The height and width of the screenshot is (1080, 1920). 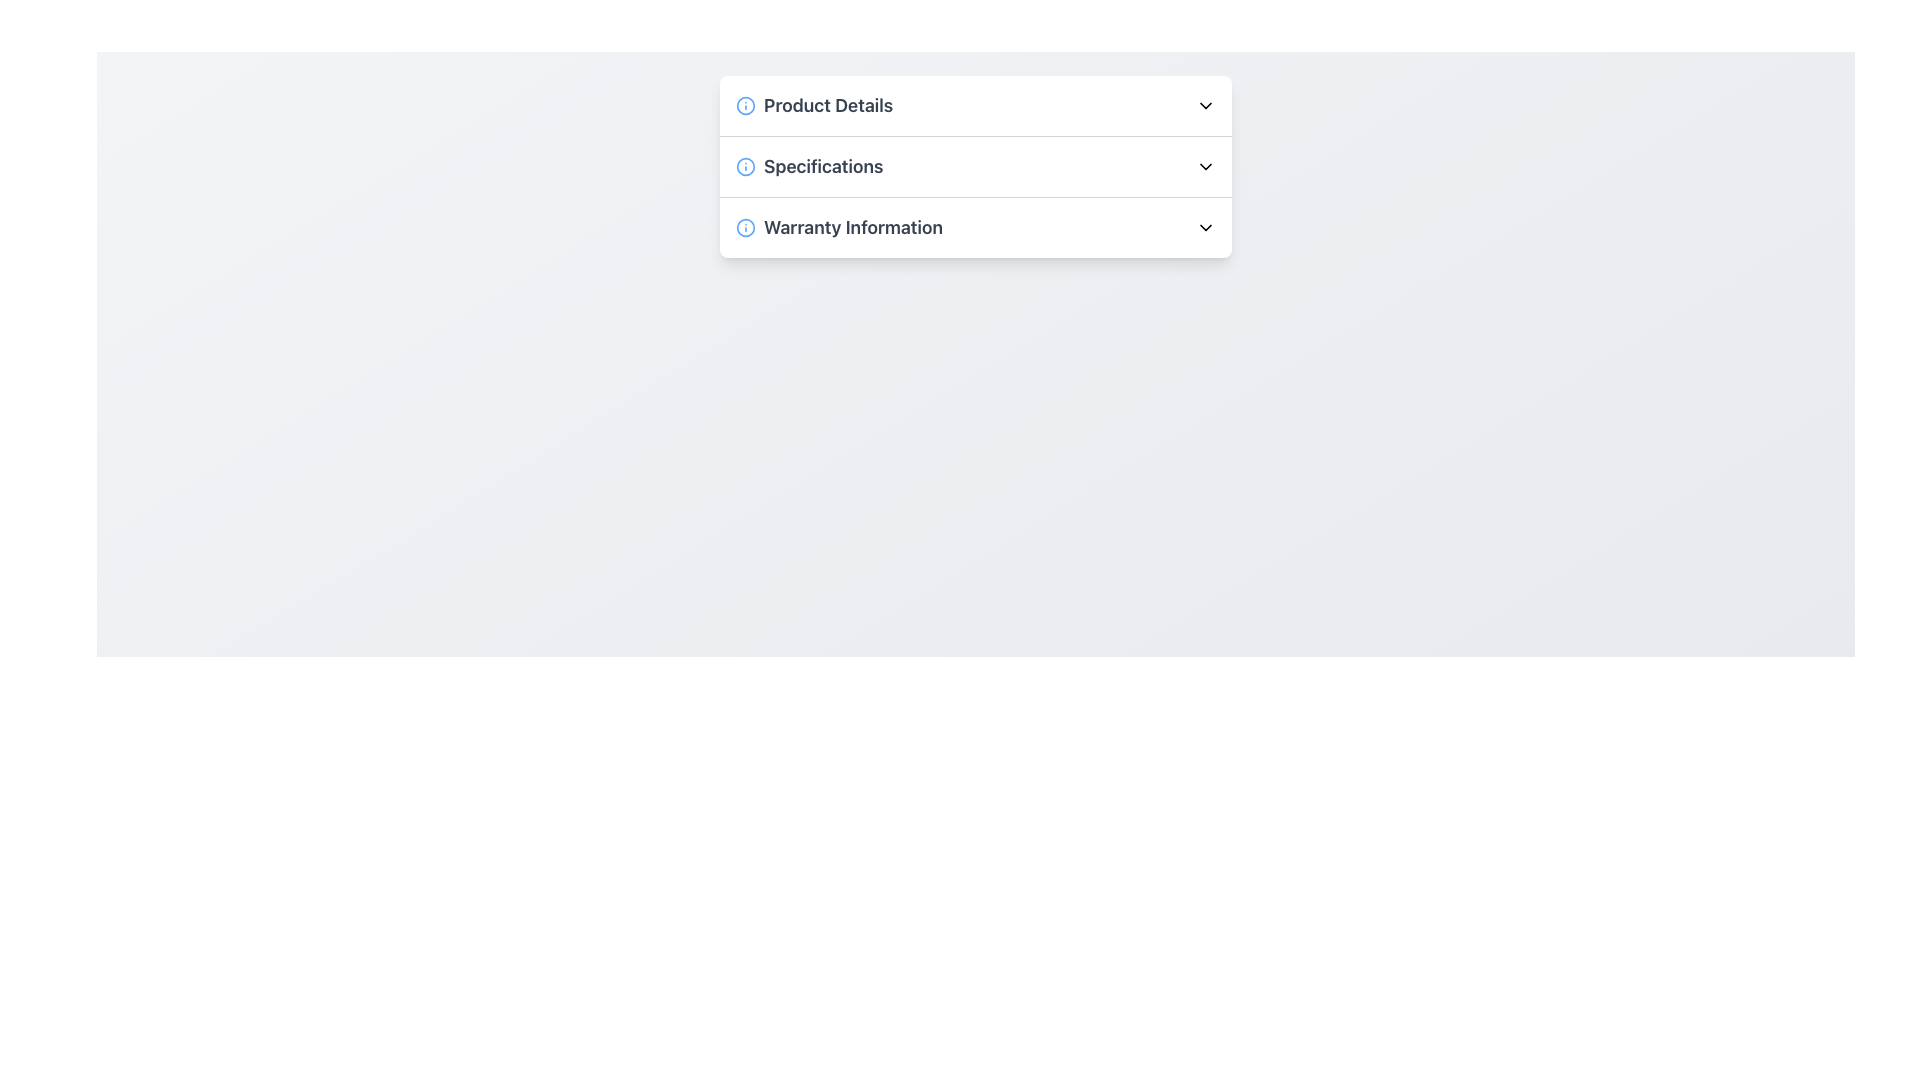 I want to click on the downward-pointing chevron icon, which serves as the dropdown indicator for the 'Product Details' header row, so click(x=1204, y=105).